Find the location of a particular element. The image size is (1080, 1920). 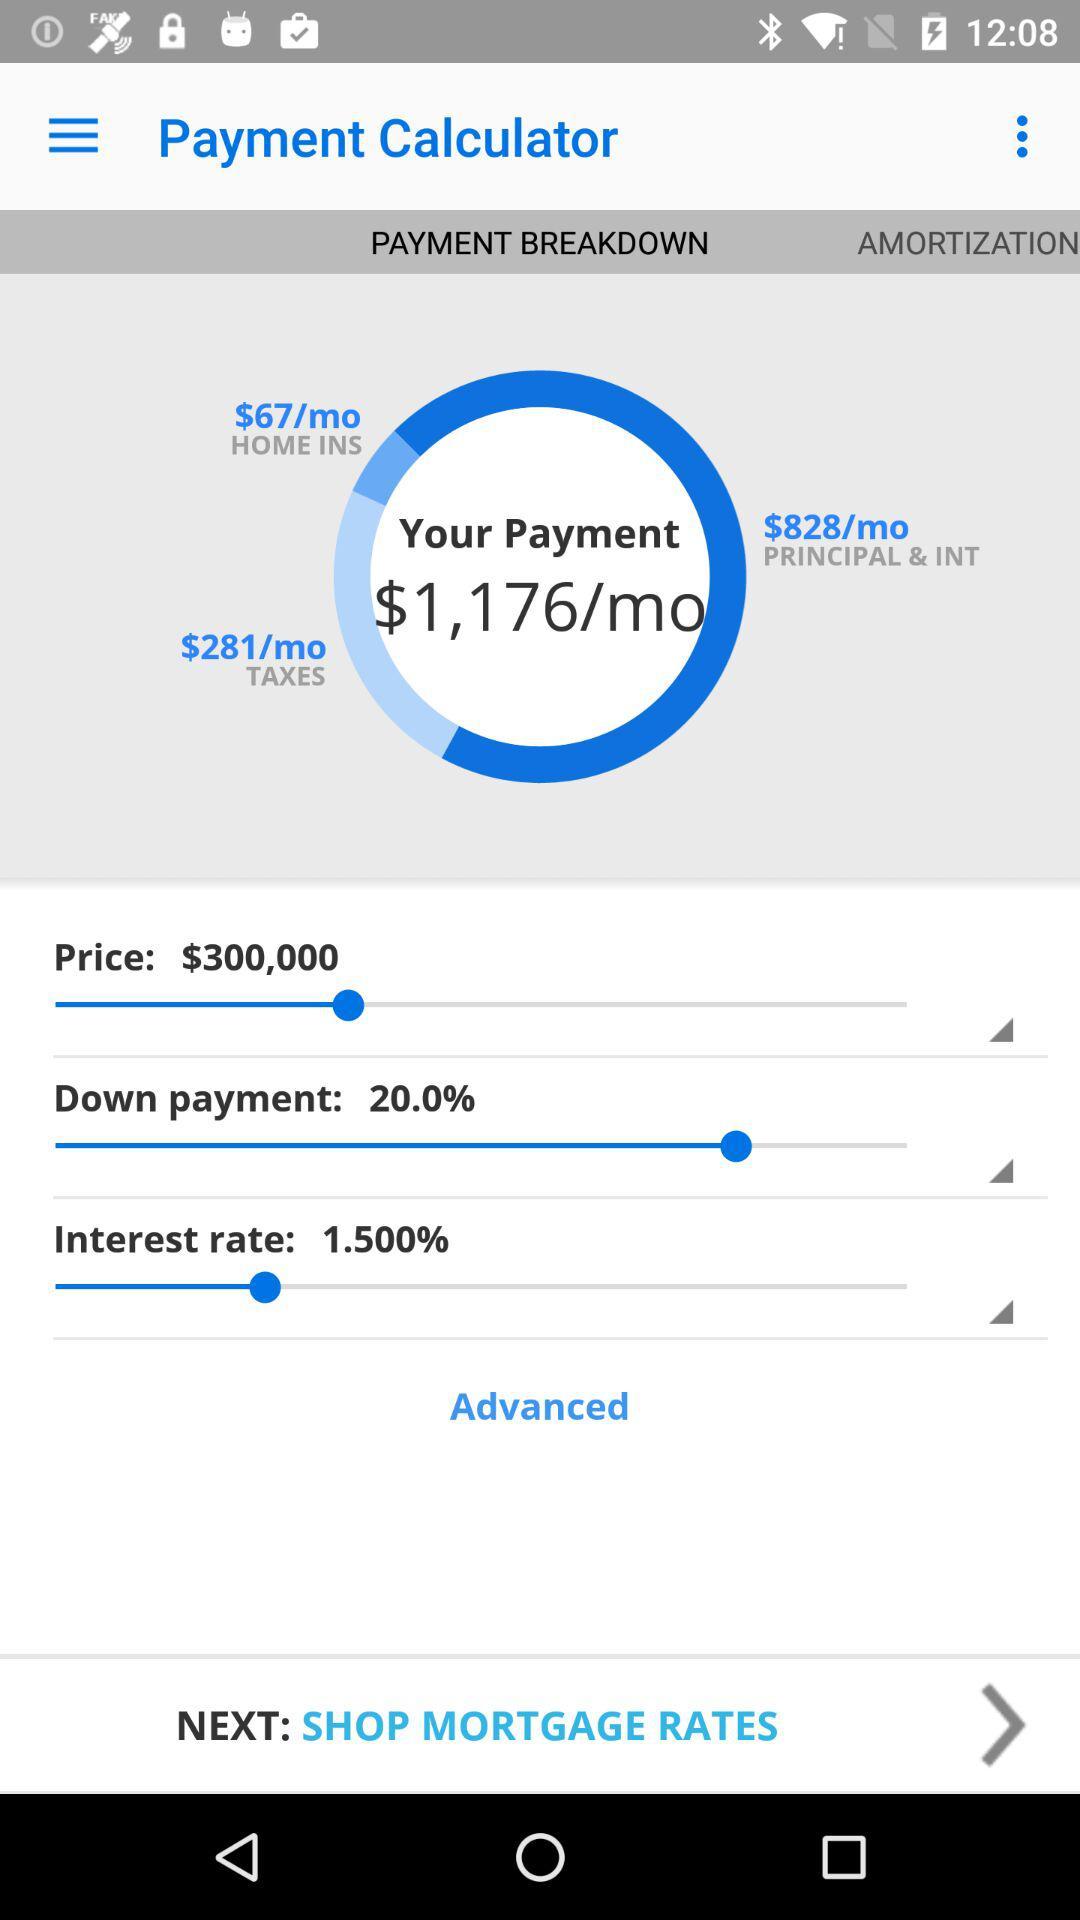

the app next to the payment calculator icon is located at coordinates (72, 135).